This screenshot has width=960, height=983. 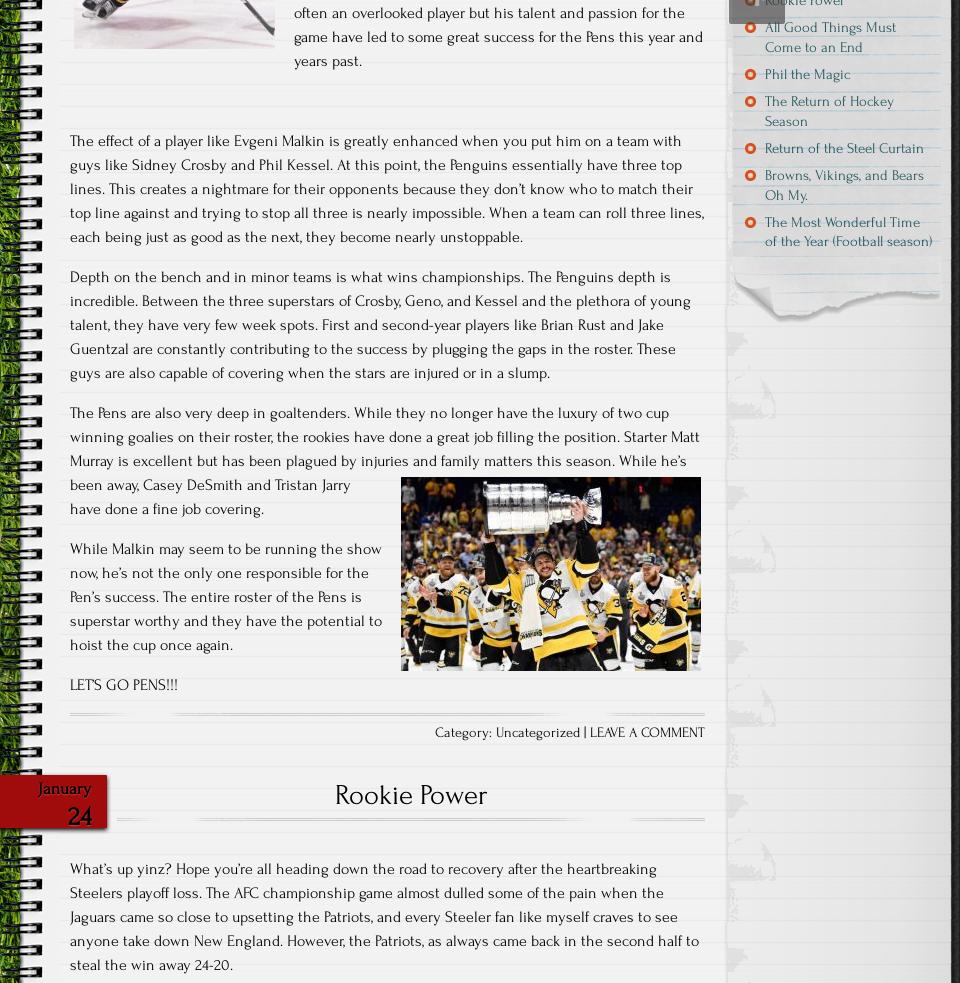 What do you see at coordinates (69, 323) in the screenshot?
I see `'Depth on the bench and in minor teams is what wins championships. The Penguins depth is incredible. Between the three superstars of Crosby, Geno, and Kessel and the plethora of young talent, they have very few week spots. First and second-year players like Brian Rust and Jake Guentzal are constantly contributing to the success by plugging the gaps in the roster. These guys are also capable of covering when the stars are injured or in a slump.'` at bounding box center [69, 323].